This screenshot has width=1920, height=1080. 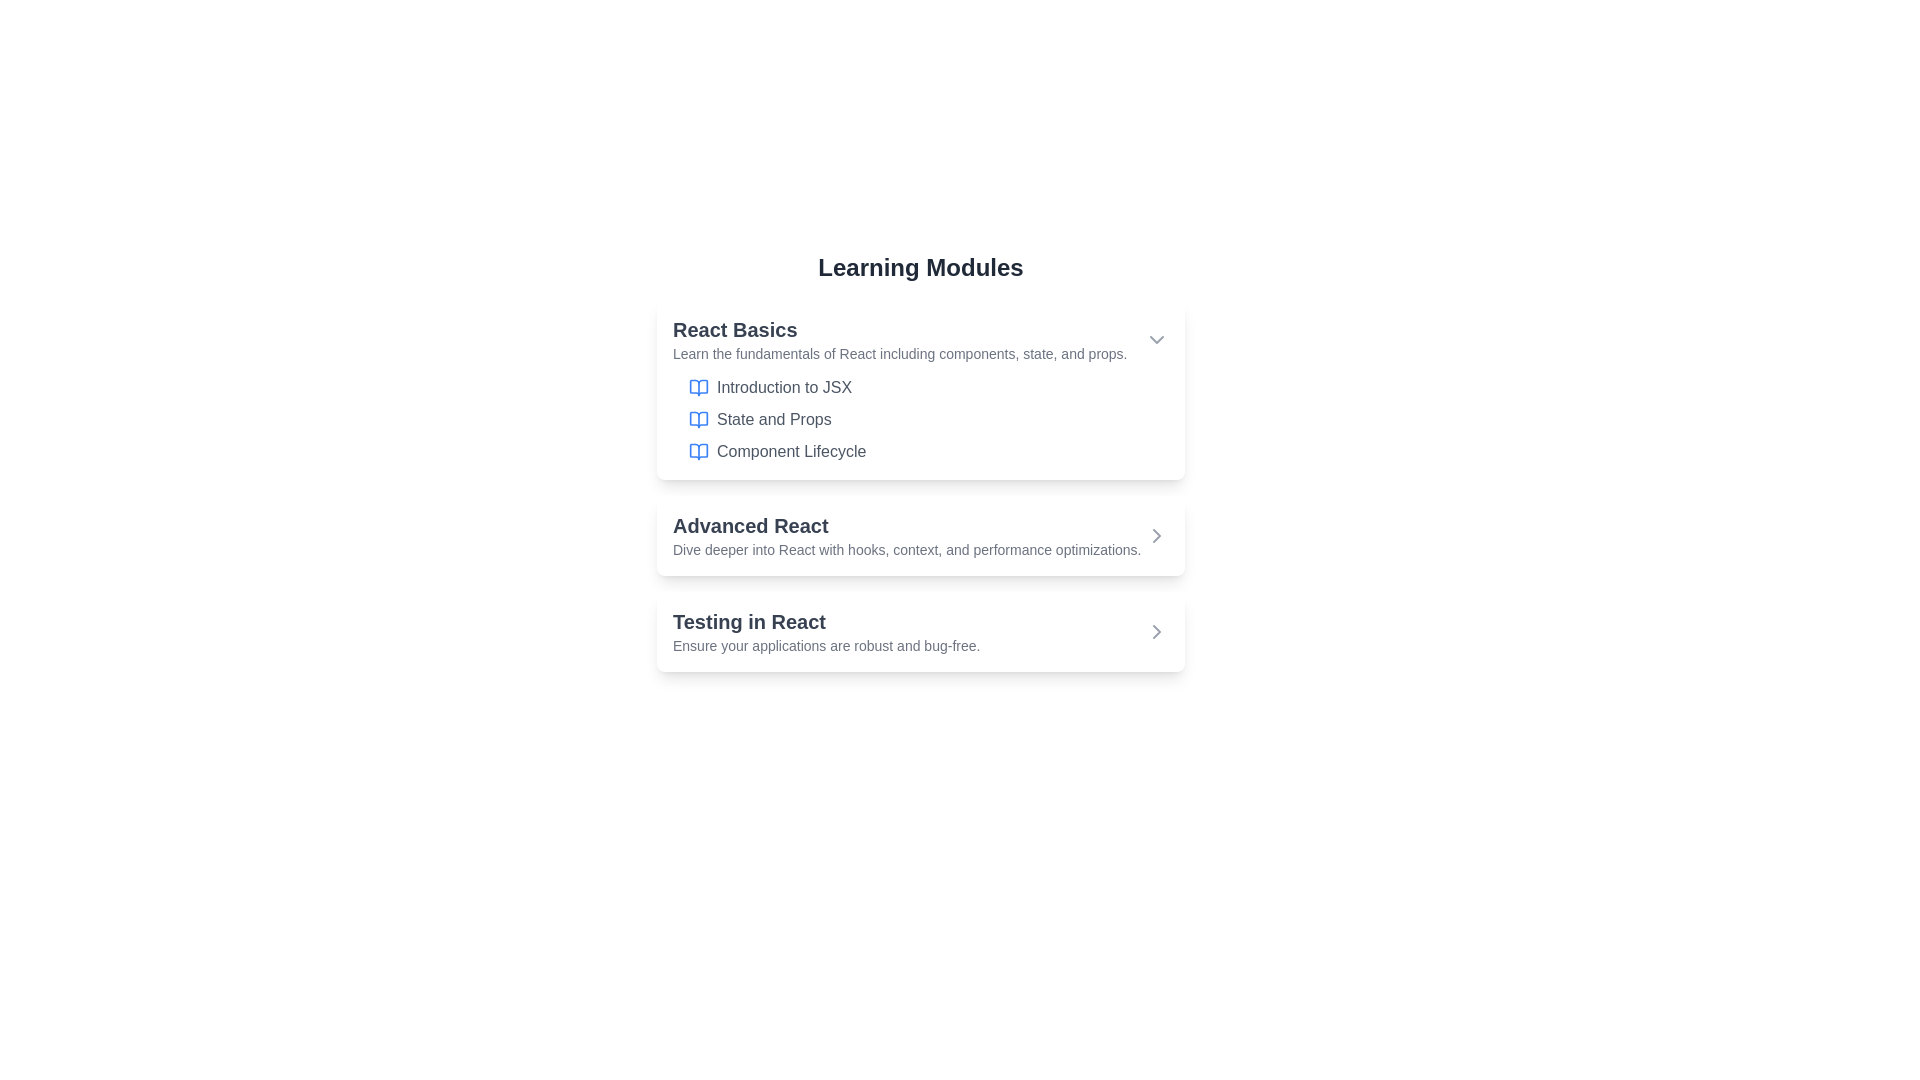 What do you see at coordinates (790, 451) in the screenshot?
I see `the lesson link Component Lifecycle within the 'React Basics' module` at bounding box center [790, 451].